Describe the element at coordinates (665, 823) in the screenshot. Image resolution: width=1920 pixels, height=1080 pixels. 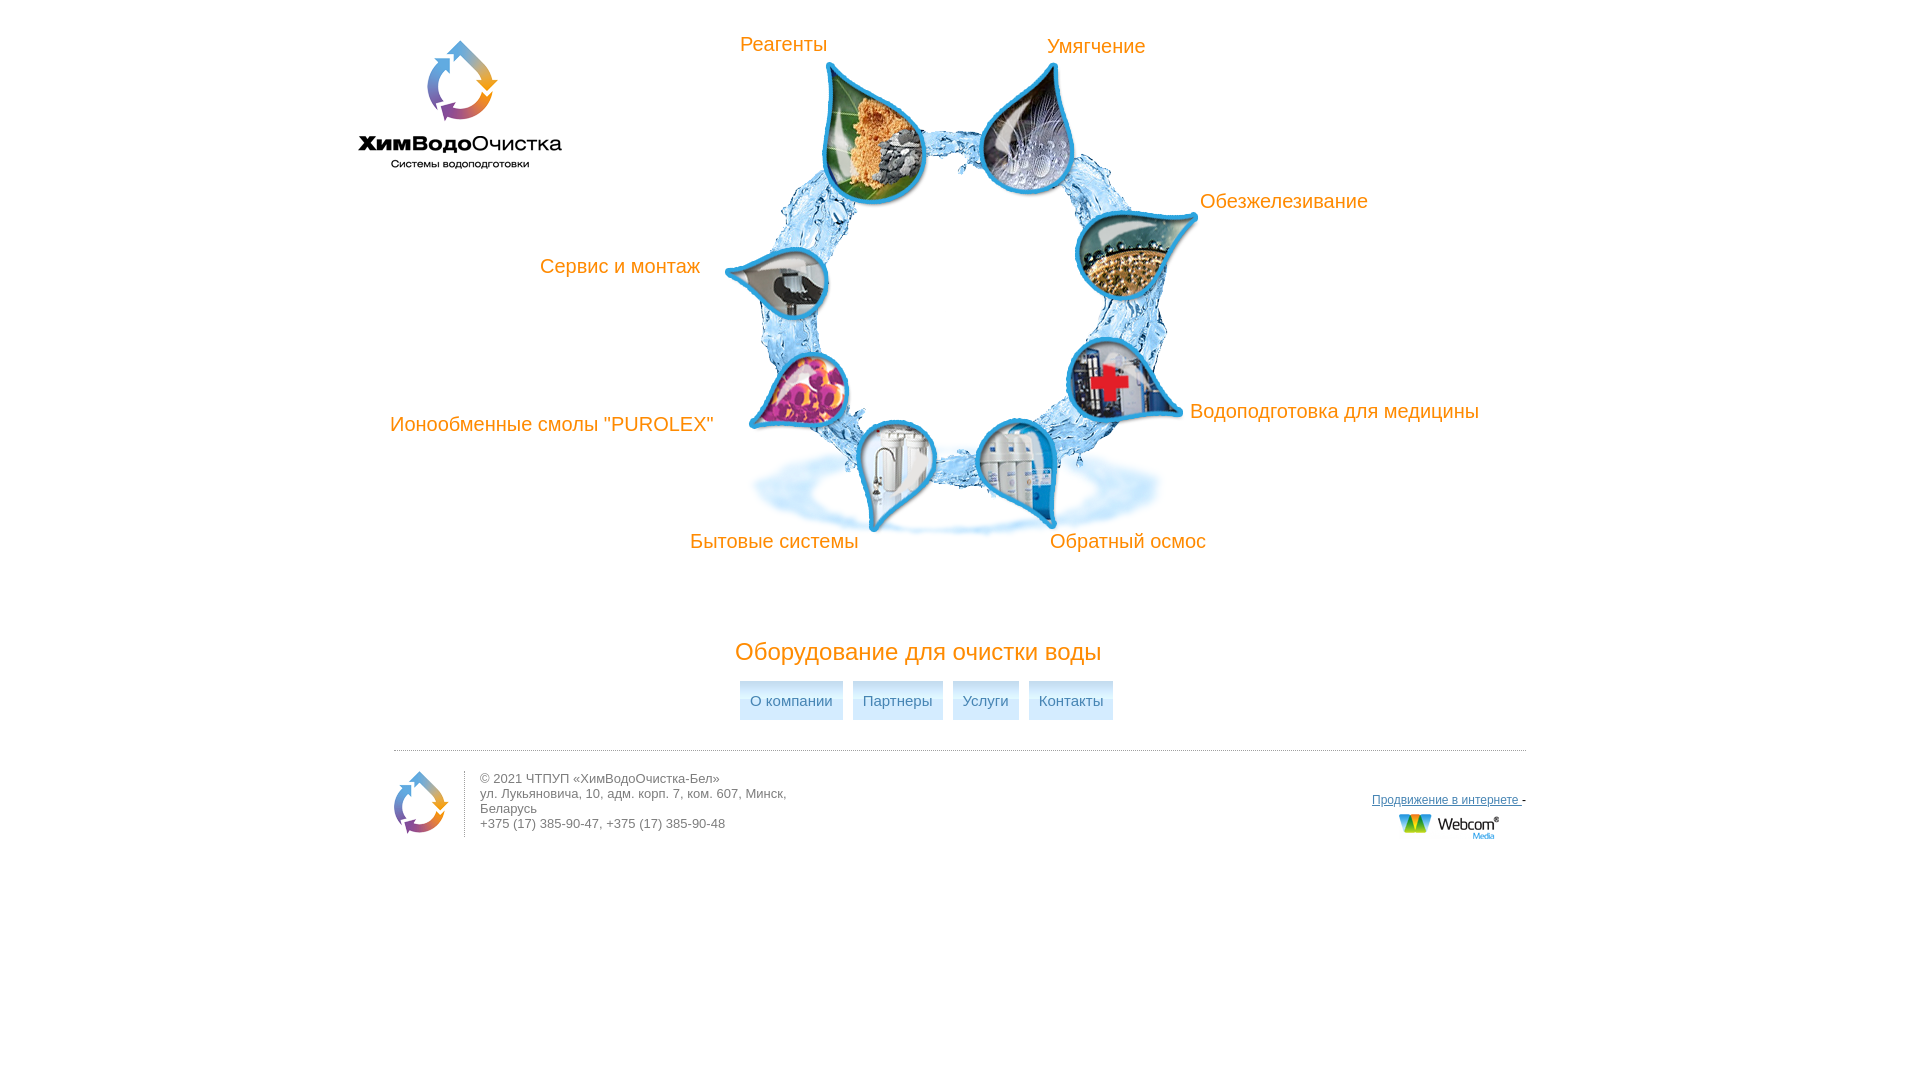
I see `'+375 (17) 385-90-48'` at that location.